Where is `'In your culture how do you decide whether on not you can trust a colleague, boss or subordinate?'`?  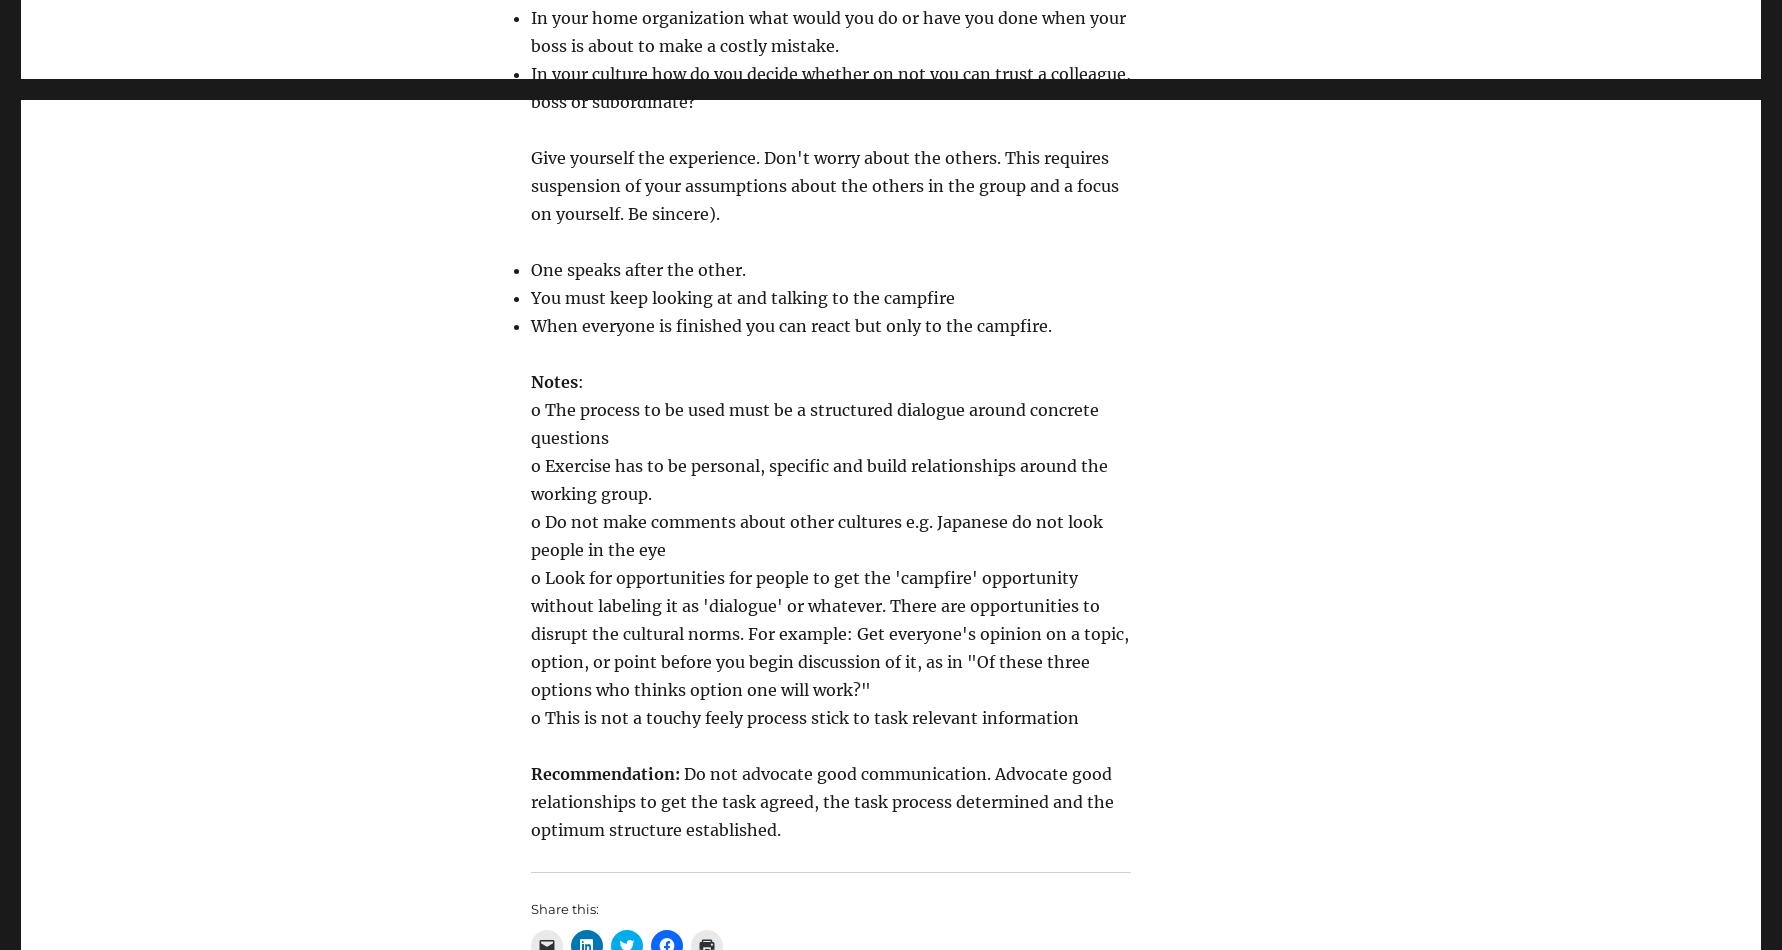
'In your culture how do you decide whether on not you can trust a colleague, boss or subordinate?' is located at coordinates (829, 87).